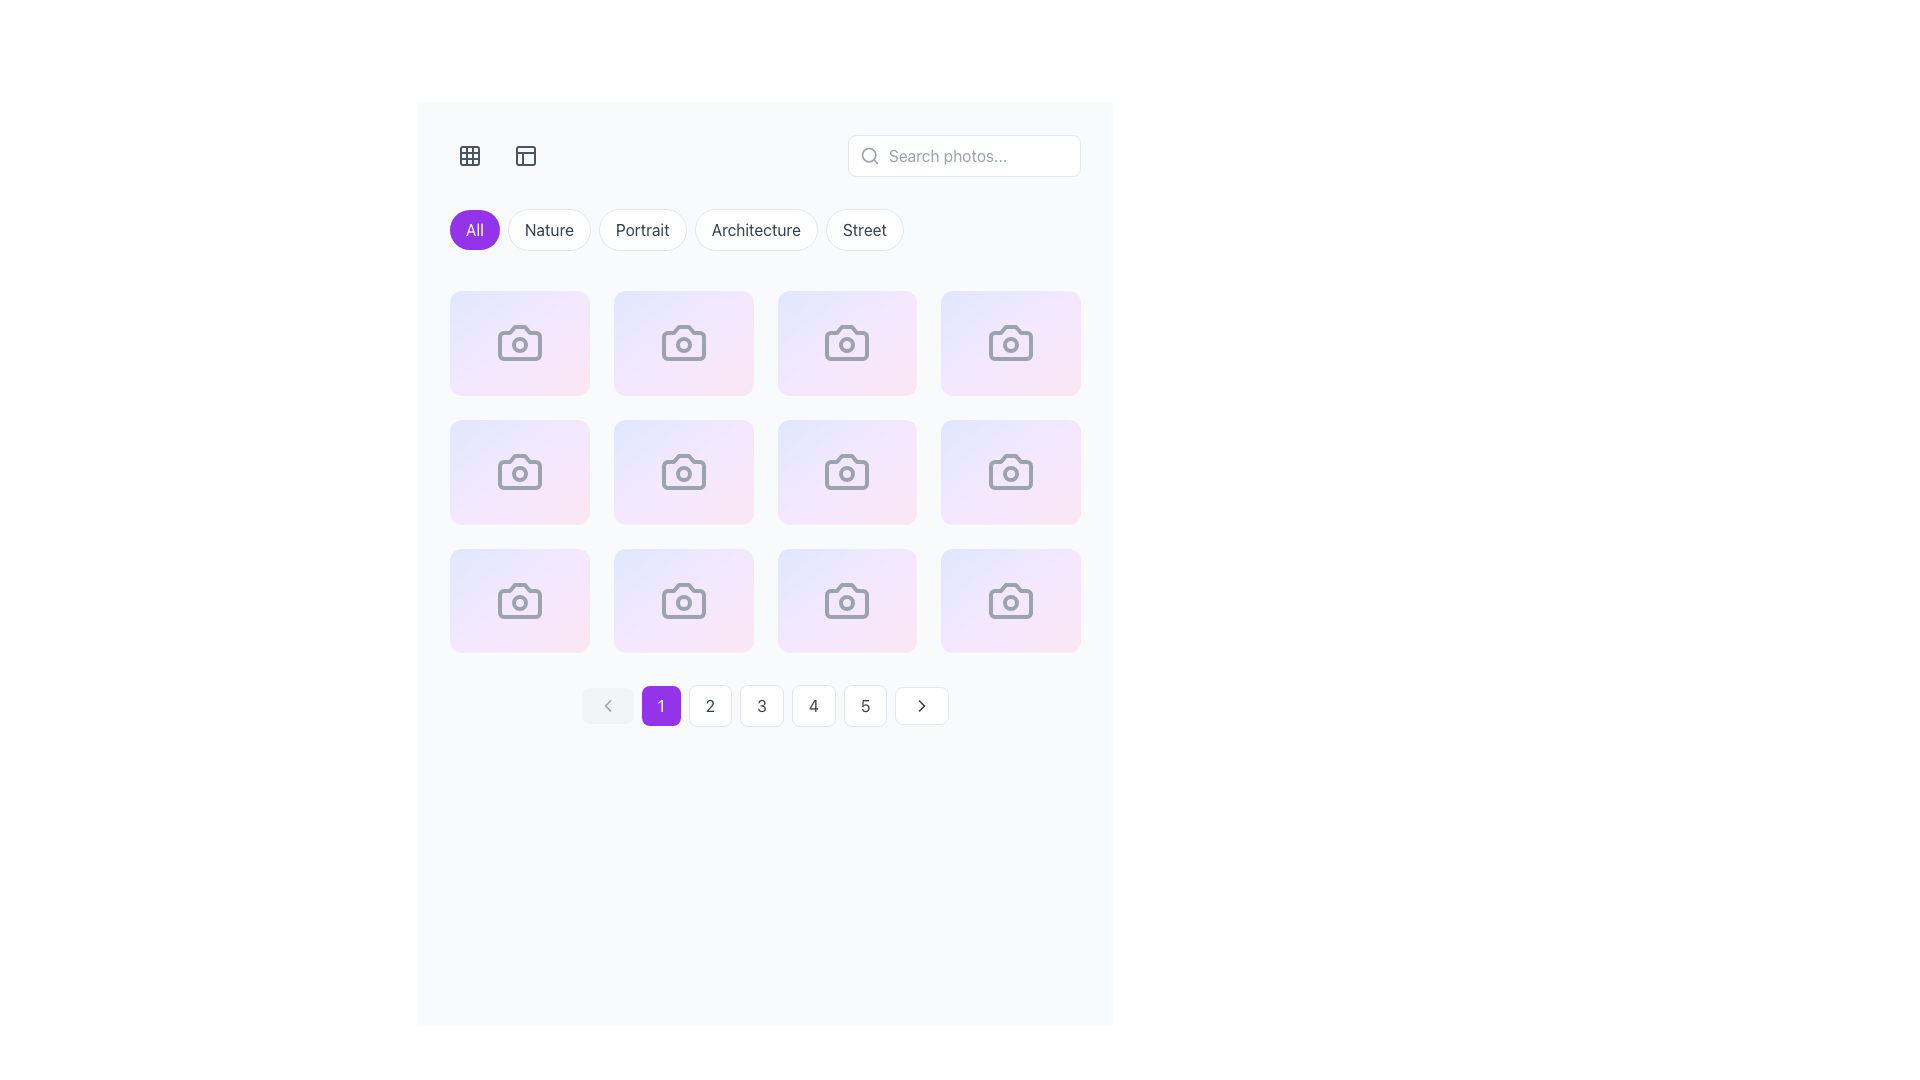 This screenshot has height=1080, width=1920. Describe the element at coordinates (519, 491) in the screenshot. I see `the 'share' button located below the text 'Category: street' for the item 'Photograph #5', which is the second button from the left in its row` at that location.